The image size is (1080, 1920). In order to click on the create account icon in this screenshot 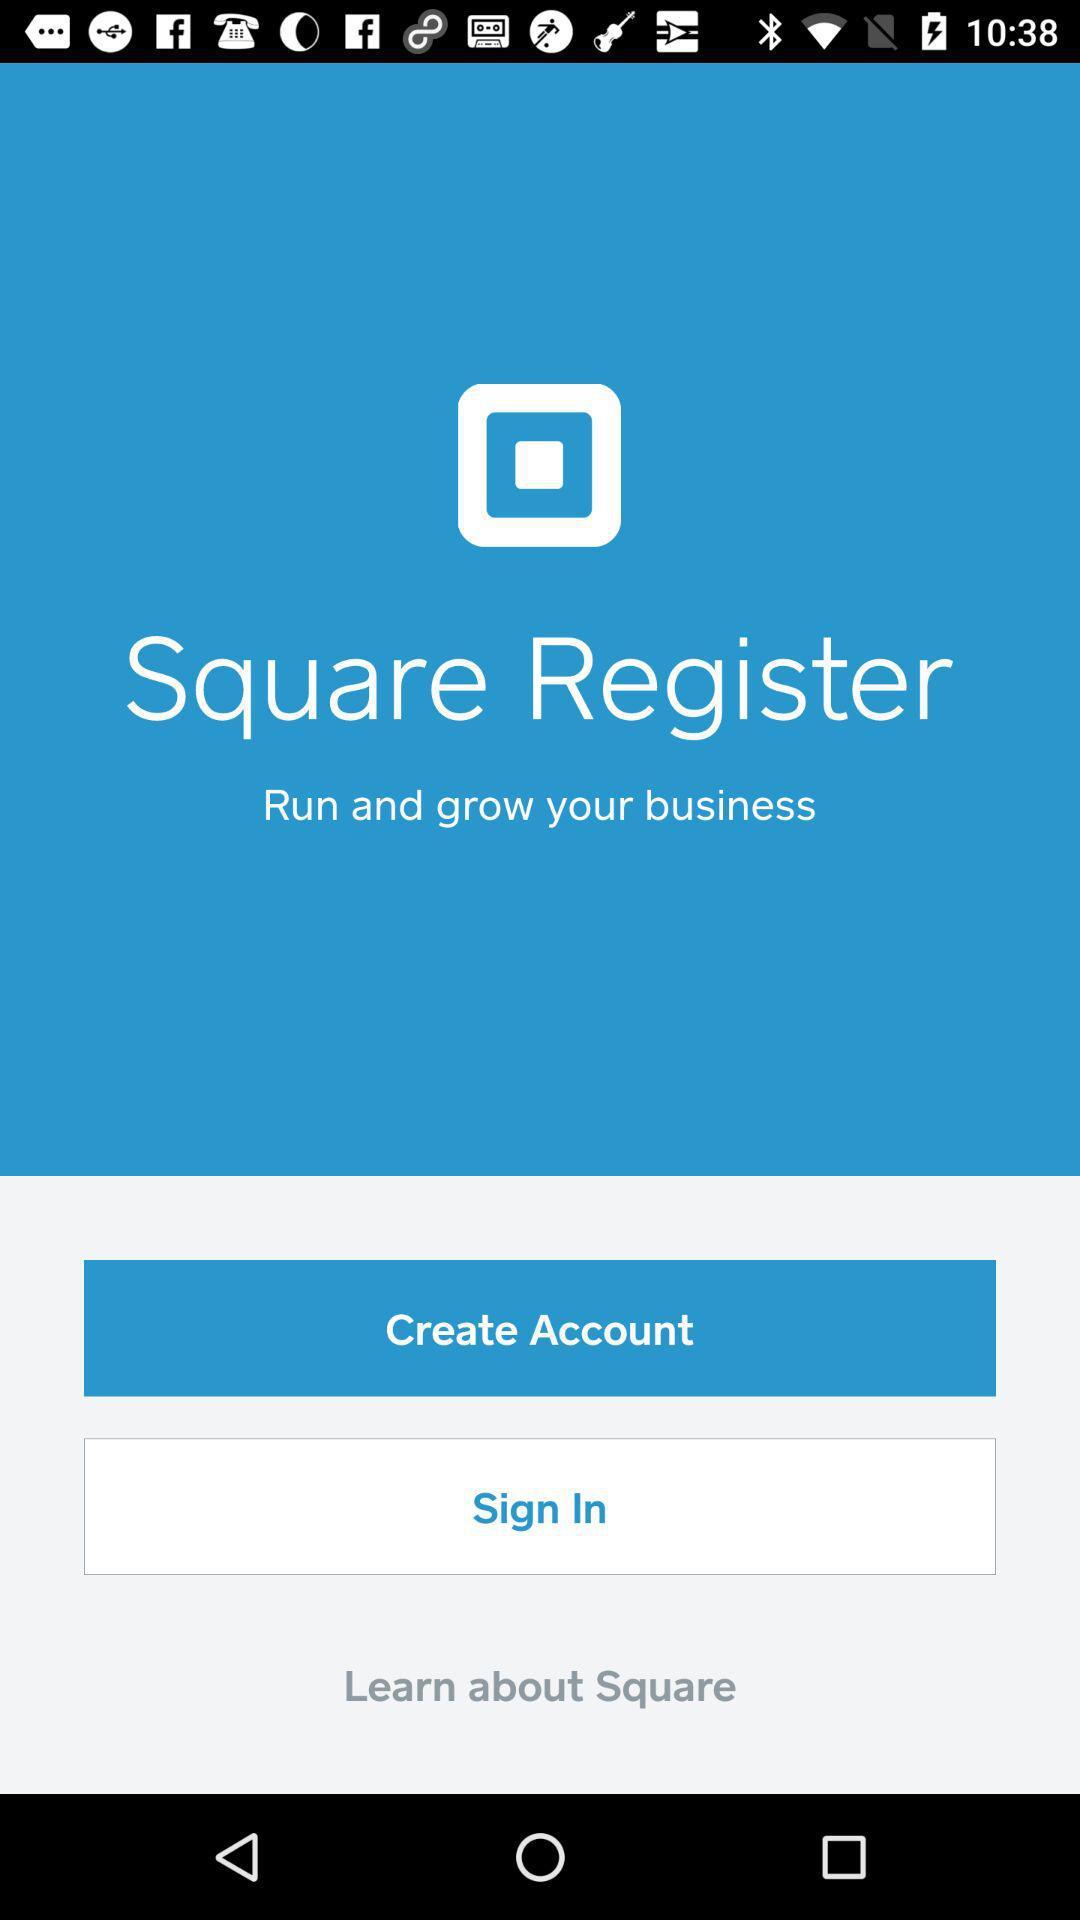, I will do `click(540, 1328)`.